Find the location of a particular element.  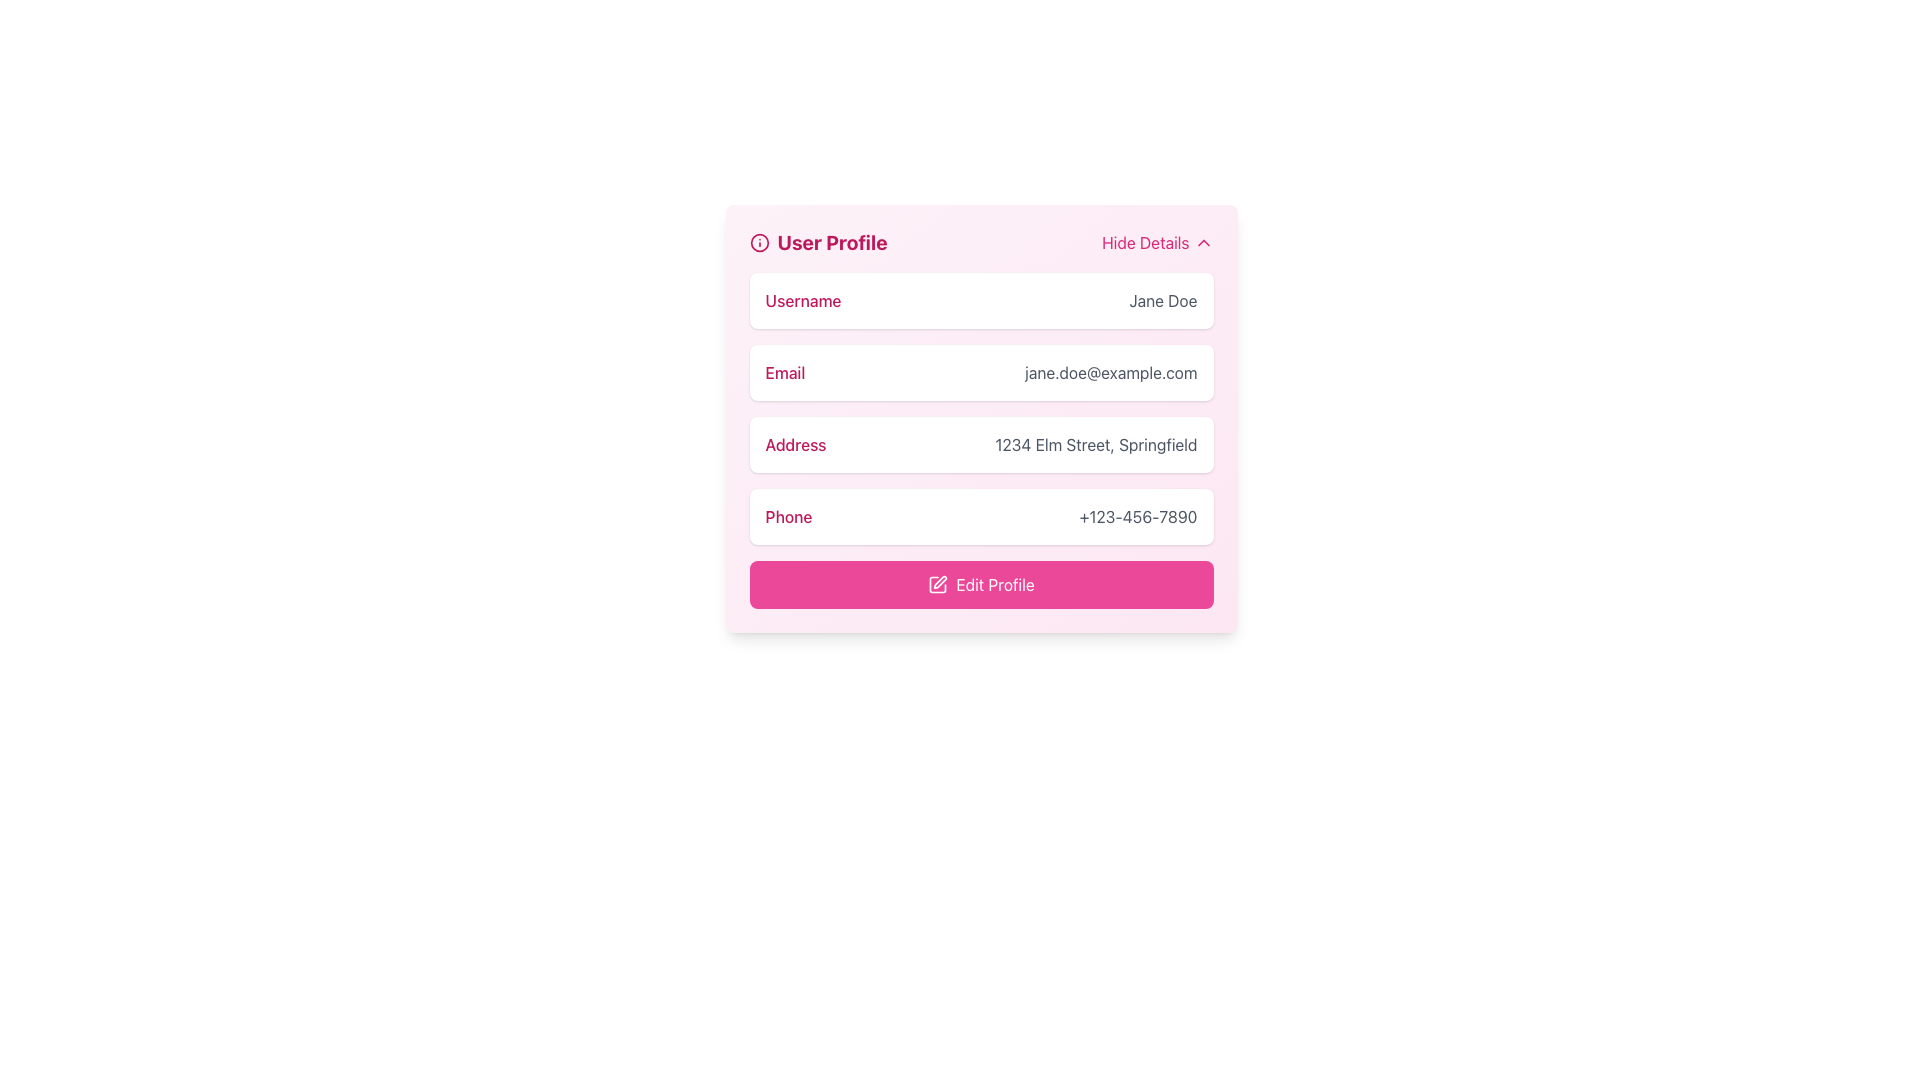

the 'Username' text label styled with the class 'text-pink-700 font-medium', which is located above the descriptor 'Jane Doe' is located at coordinates (803, 300).